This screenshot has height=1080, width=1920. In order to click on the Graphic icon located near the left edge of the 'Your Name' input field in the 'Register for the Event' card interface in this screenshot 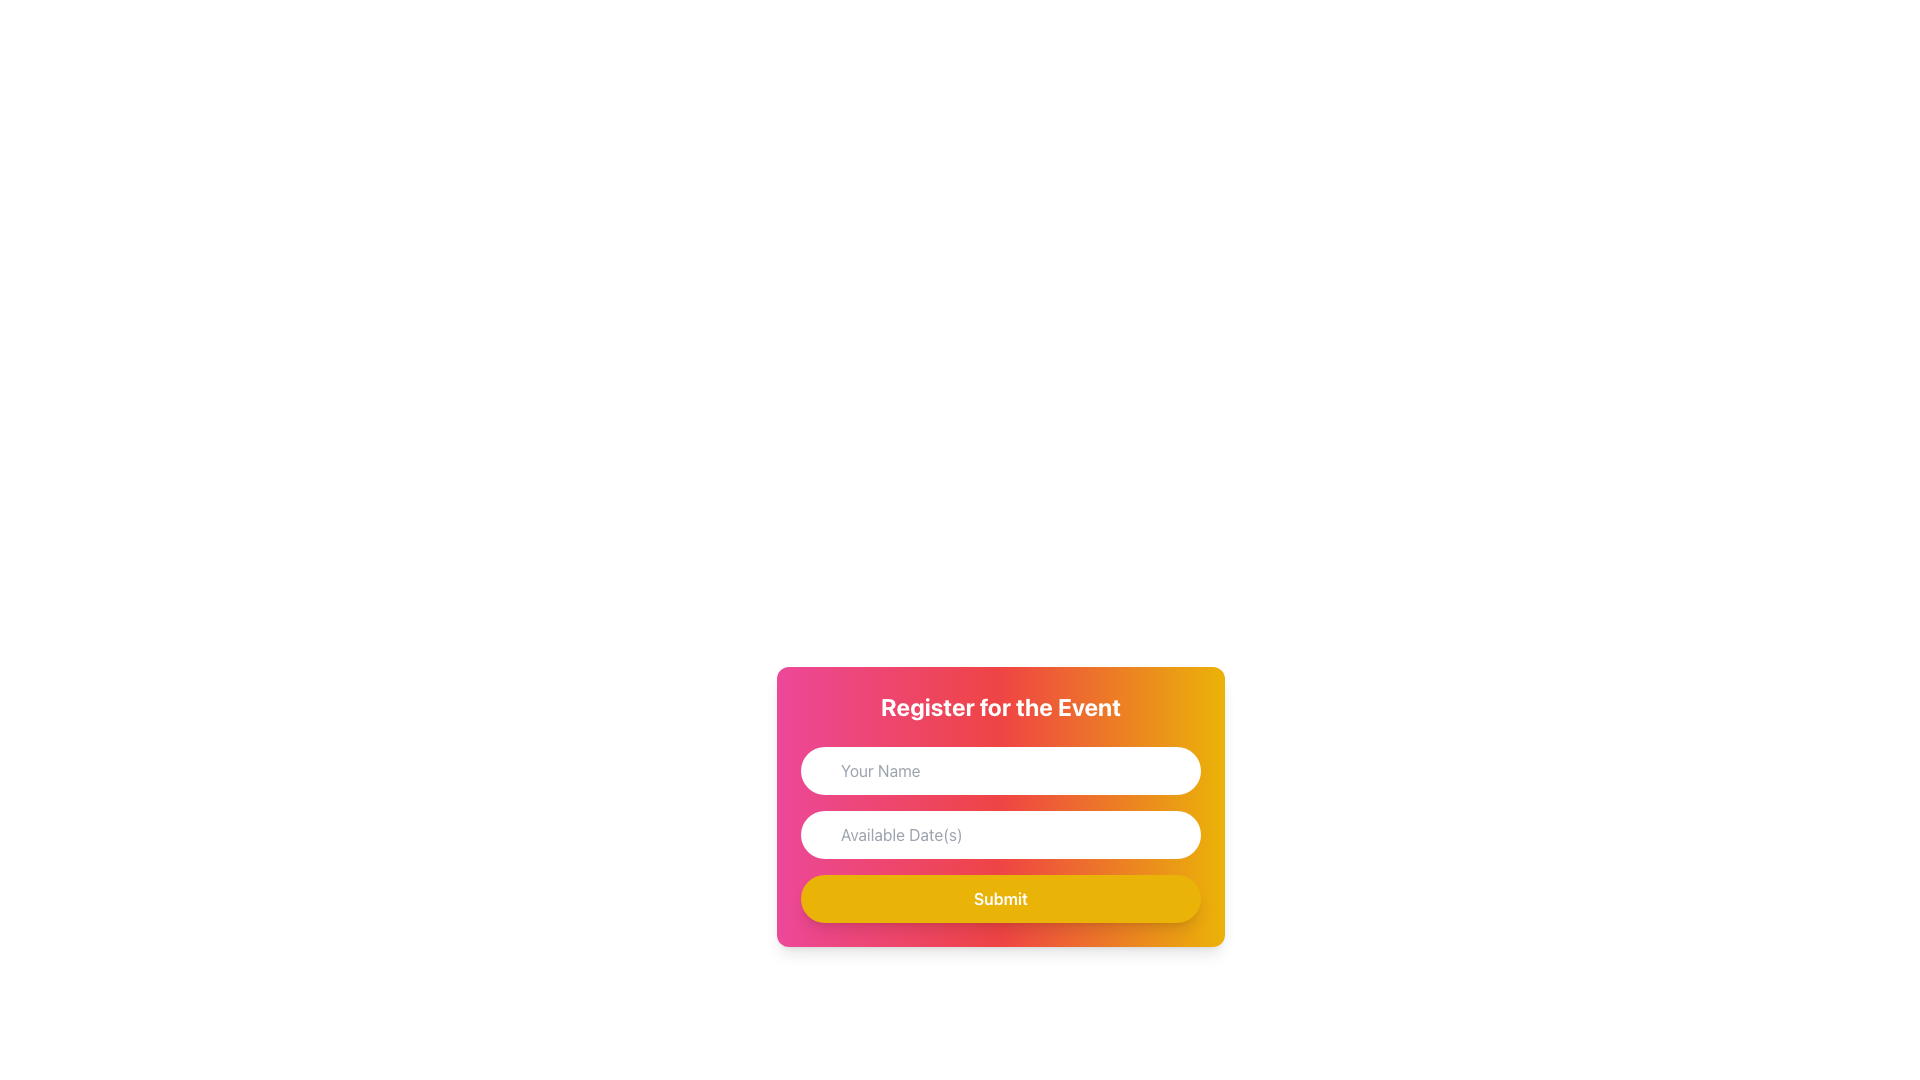, I will do `click(822, 767)`.